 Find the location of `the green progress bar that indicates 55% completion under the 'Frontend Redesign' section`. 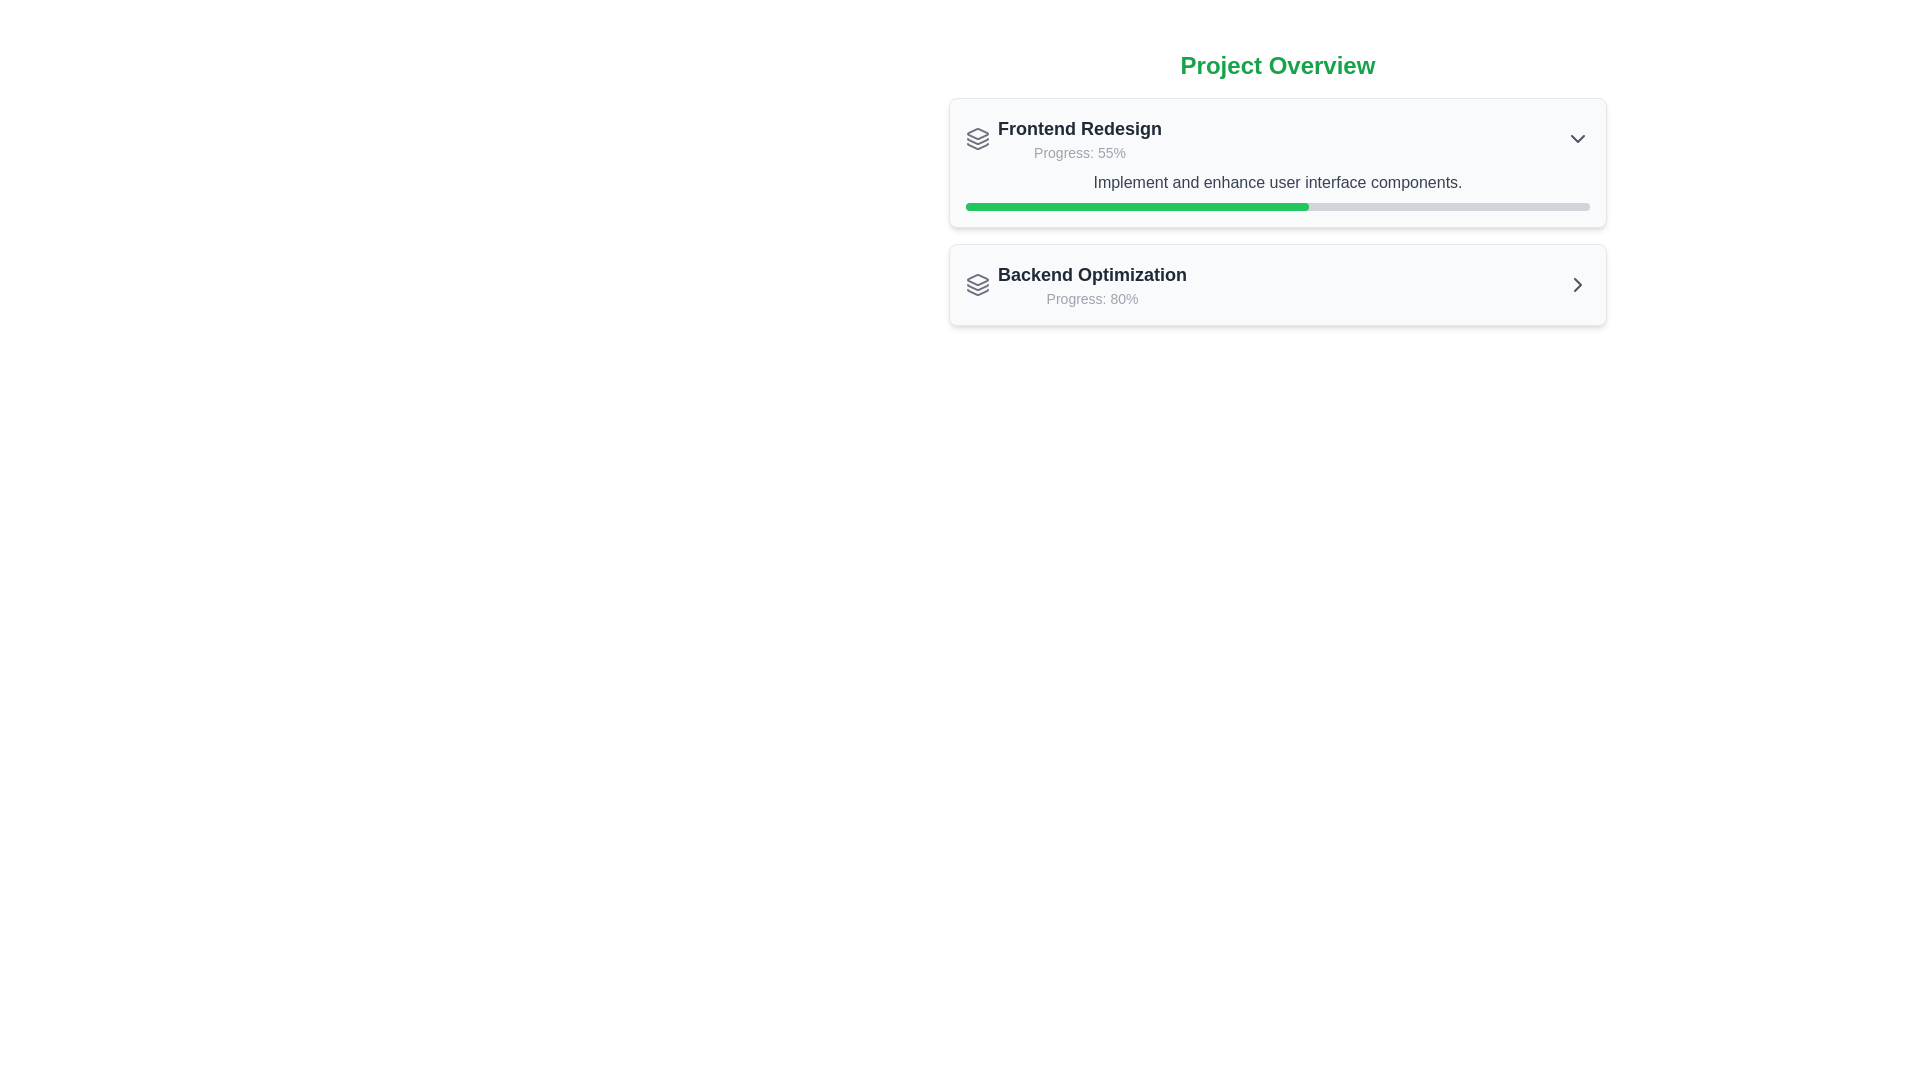

the green progress bar that indicates 55% completion under the 'Frontend Redesign' section is located at coordinates (1137, 207).